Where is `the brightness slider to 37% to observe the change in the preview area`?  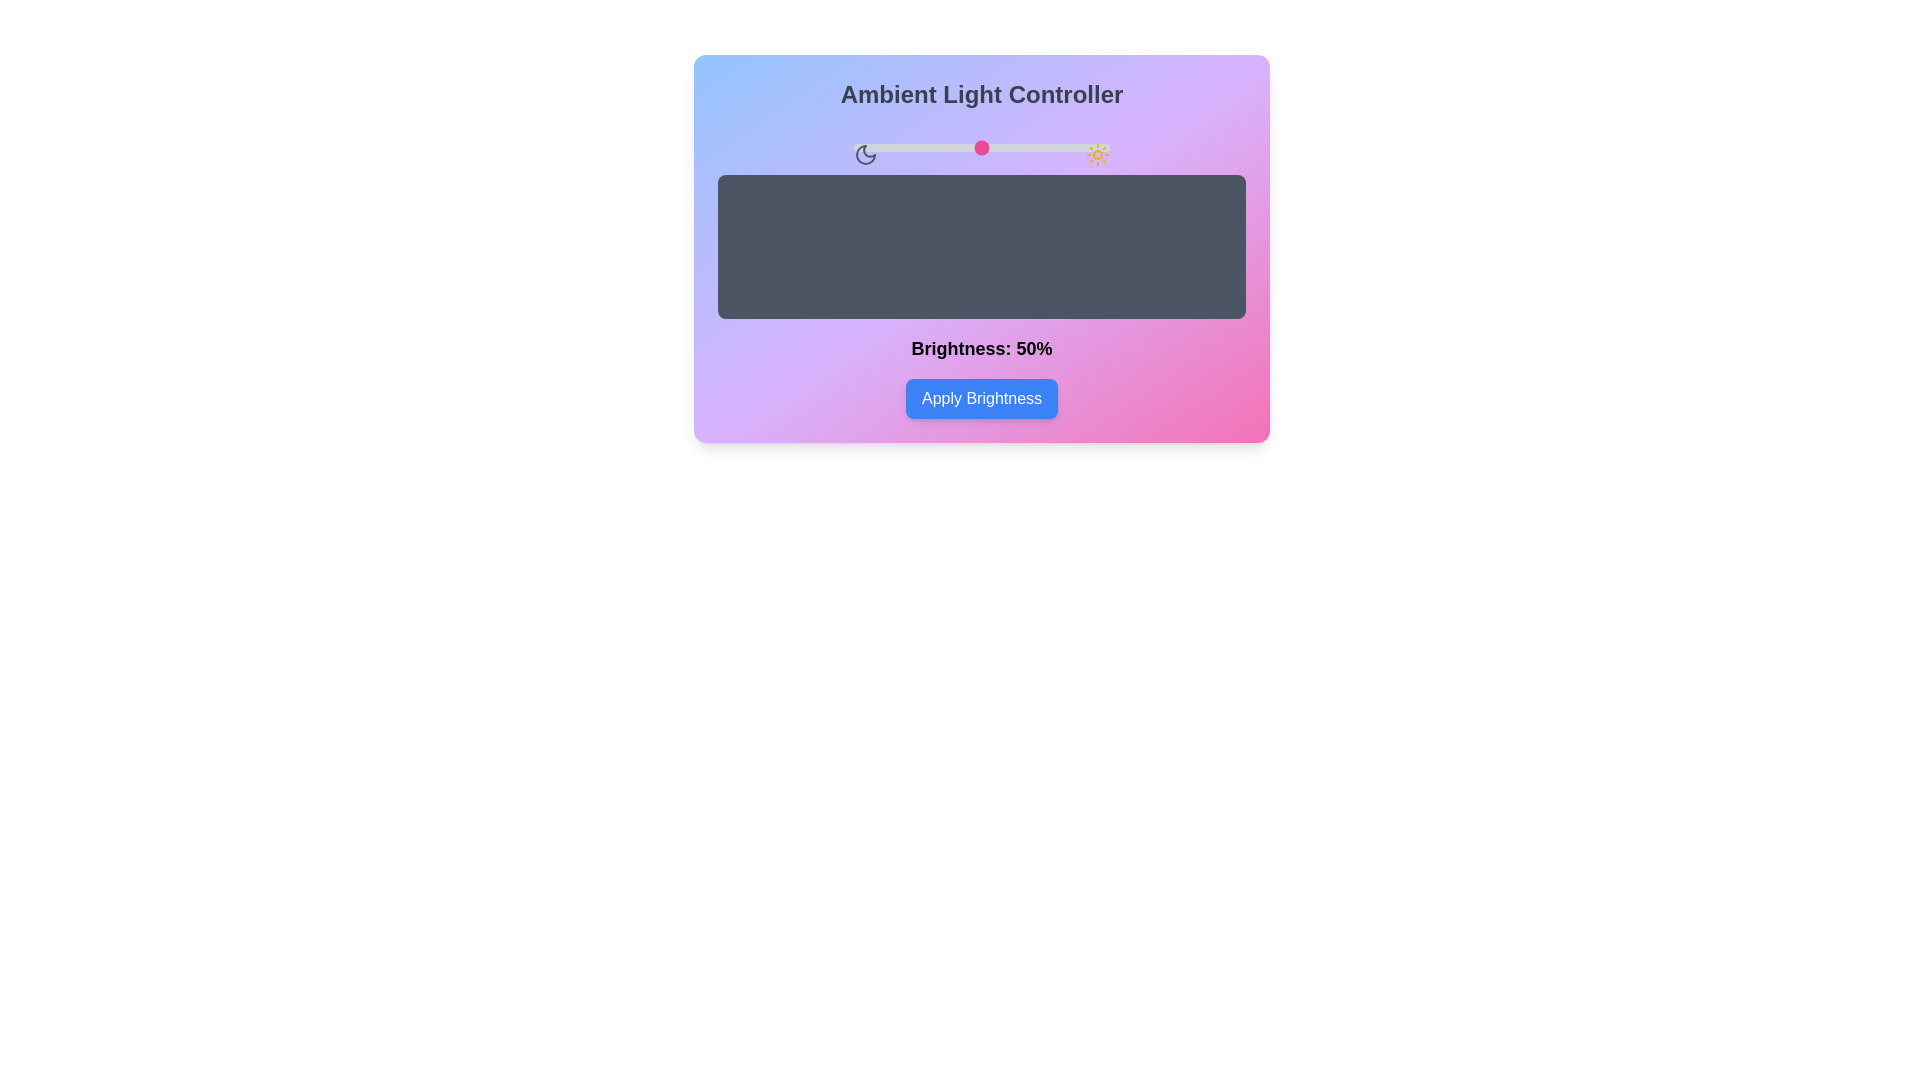
the brightness slider to 37% to observe the change in the preview area is located at coordinates (947, 146).